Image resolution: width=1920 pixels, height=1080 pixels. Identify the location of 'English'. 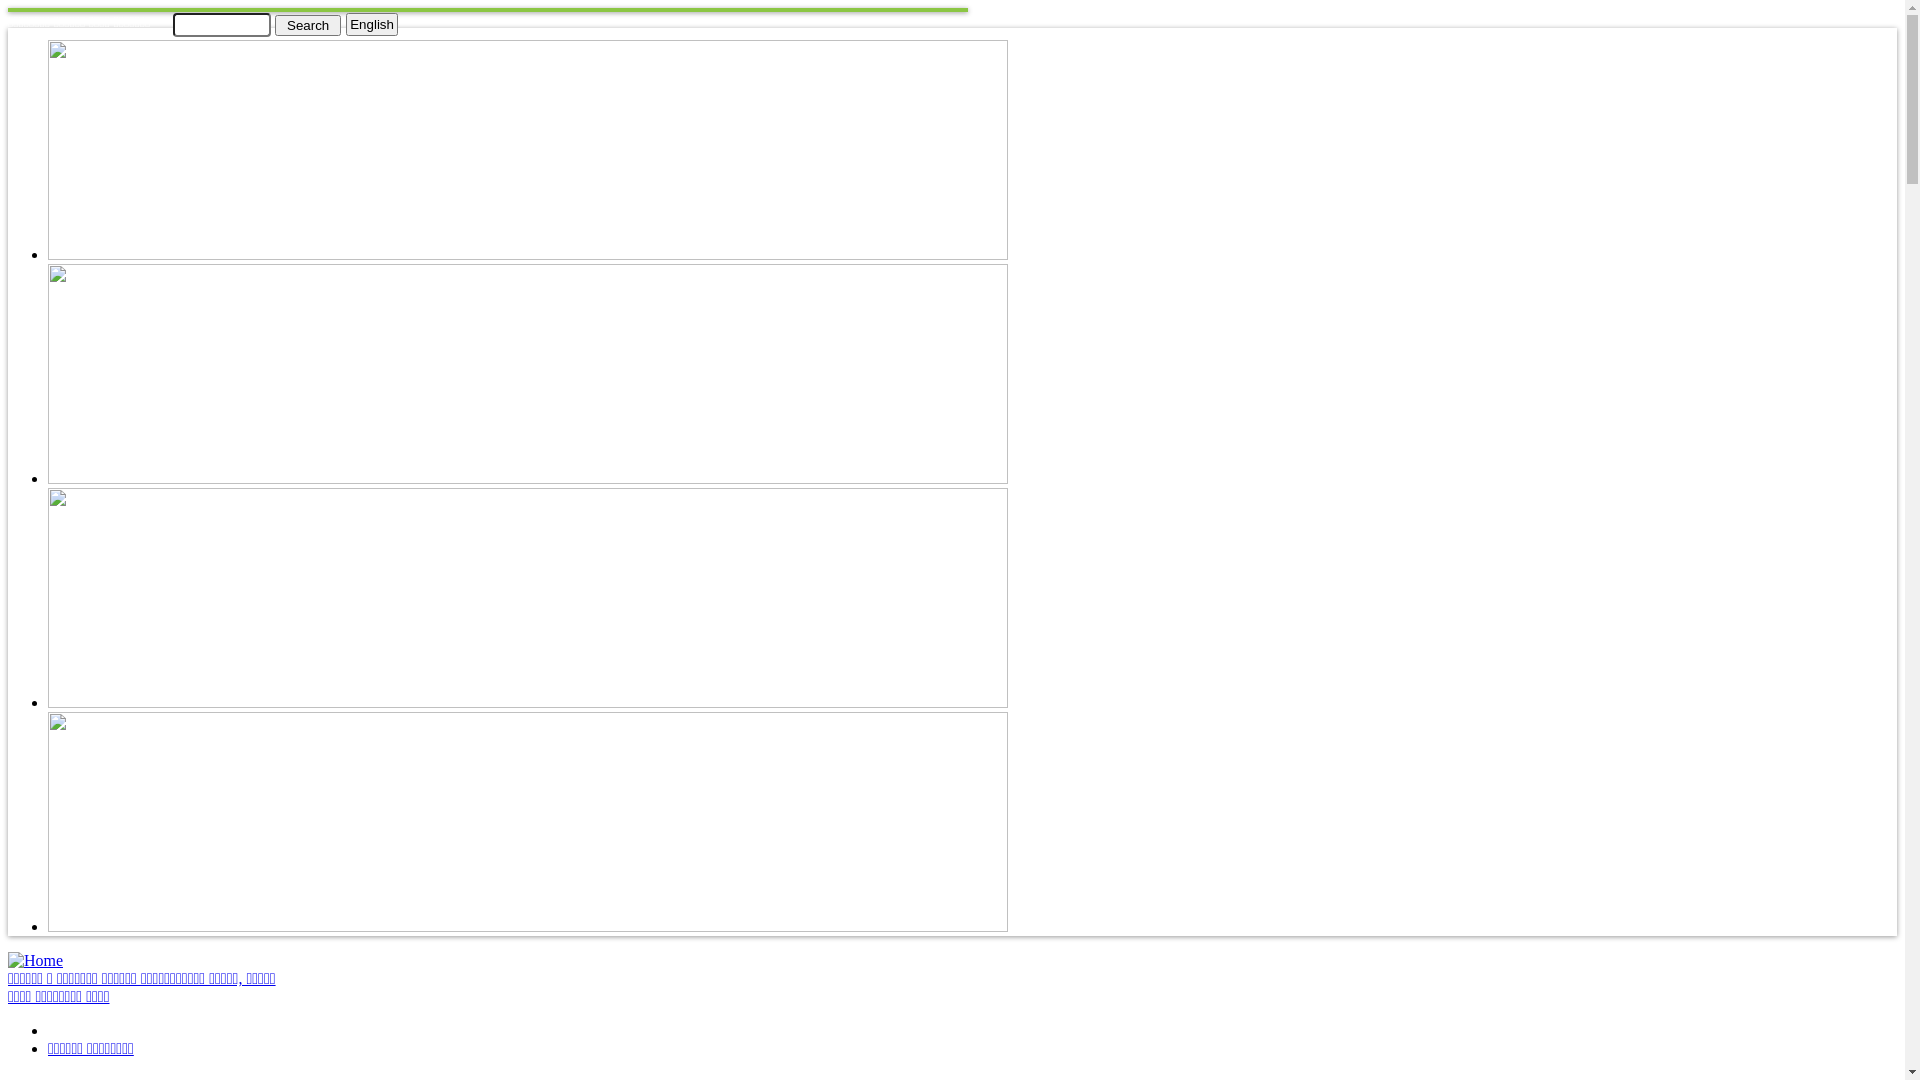
(372, 24).